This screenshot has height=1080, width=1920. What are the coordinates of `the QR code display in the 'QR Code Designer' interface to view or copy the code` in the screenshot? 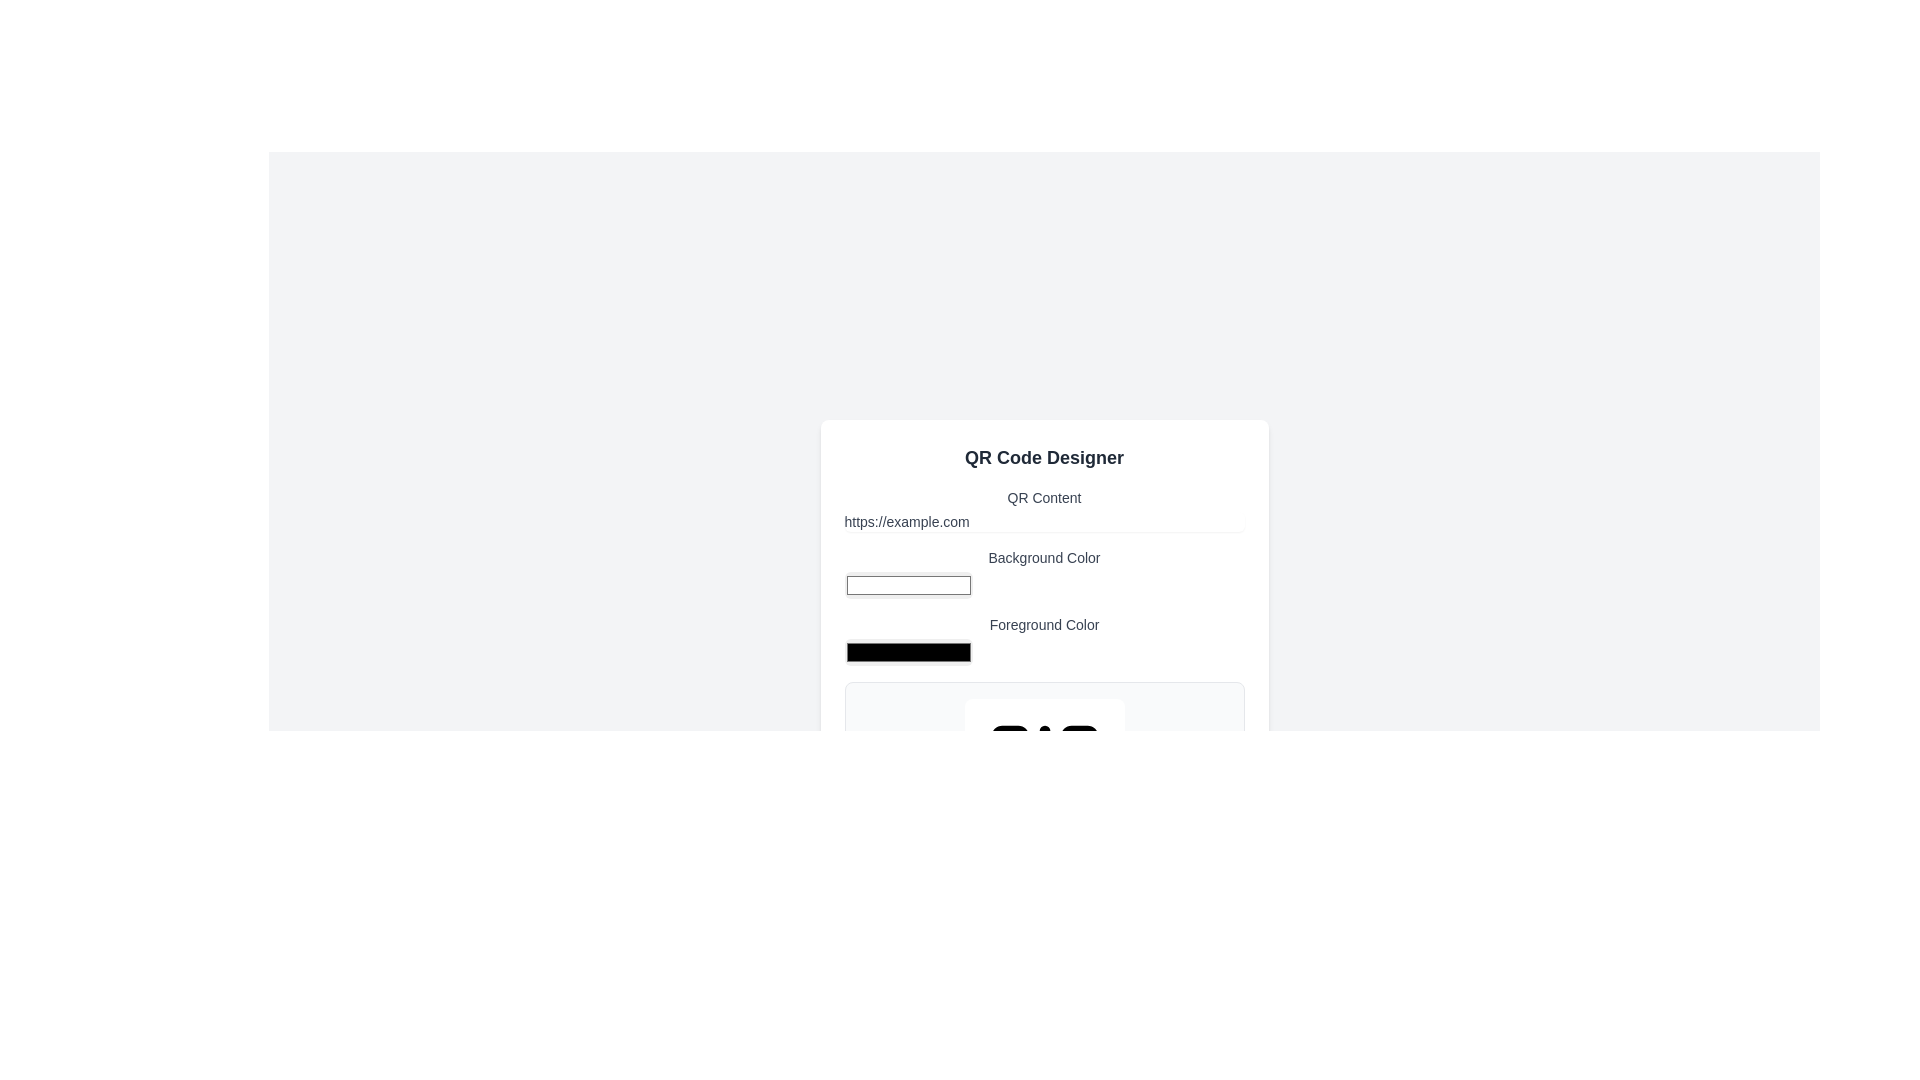 It's located at (1043, 681).